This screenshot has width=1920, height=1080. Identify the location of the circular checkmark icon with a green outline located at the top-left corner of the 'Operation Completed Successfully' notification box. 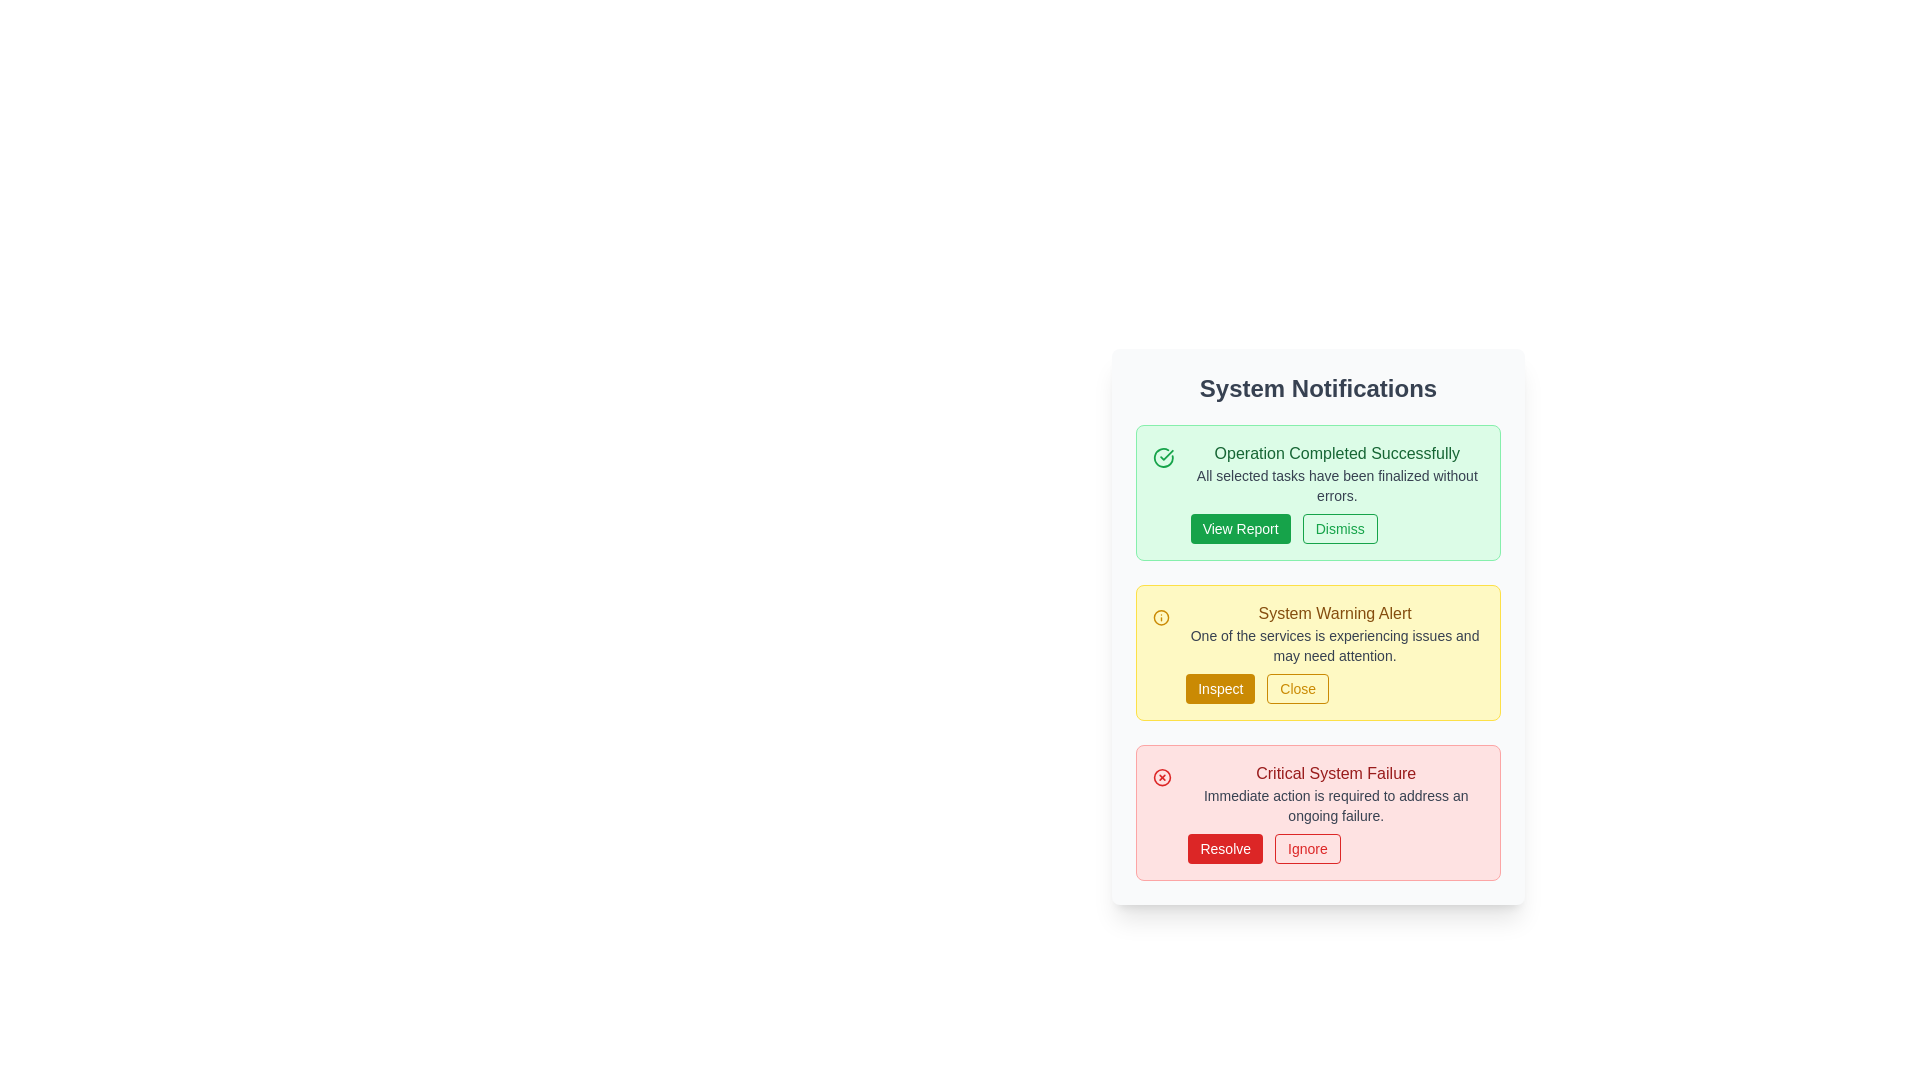
(1163, 458).